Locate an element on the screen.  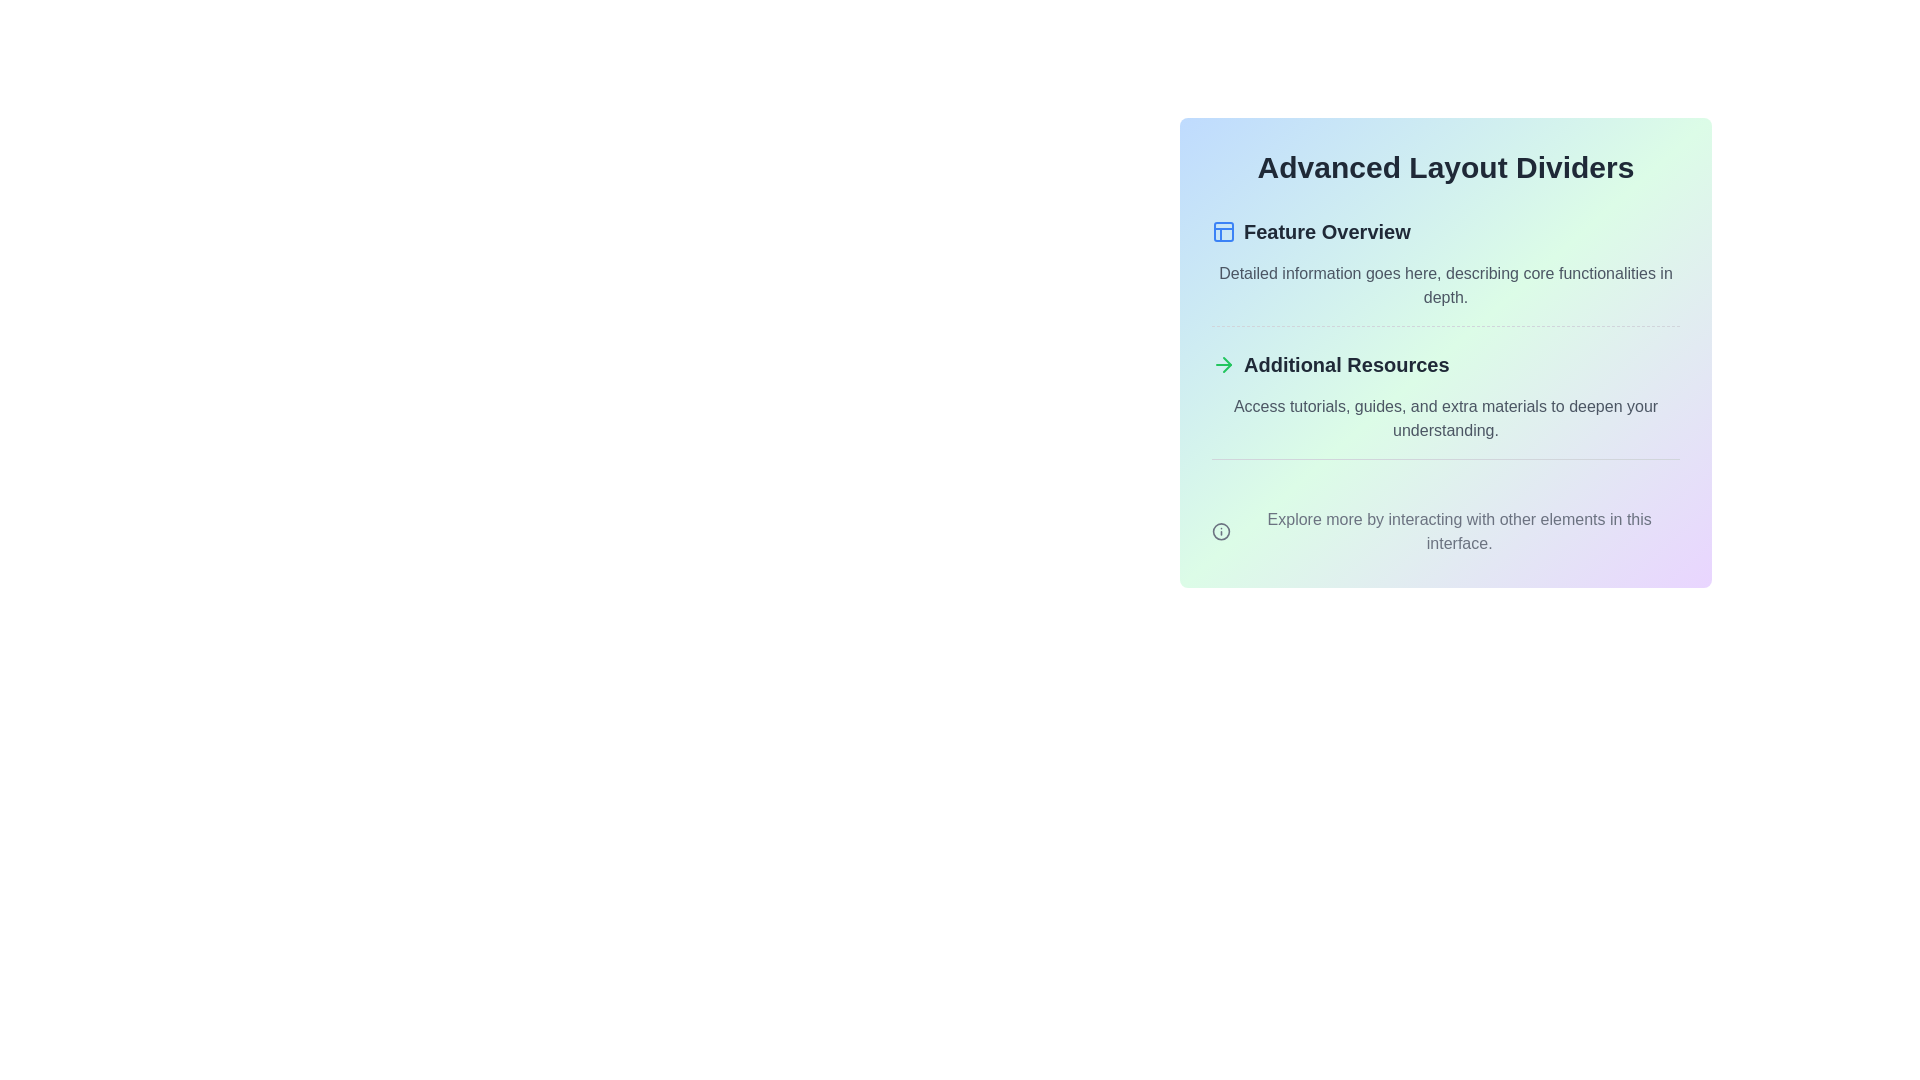
information in the 'Additional Resources' section, which includes a bold heading and a descriptive paragraph below it is located at coordinates (1445, 405).